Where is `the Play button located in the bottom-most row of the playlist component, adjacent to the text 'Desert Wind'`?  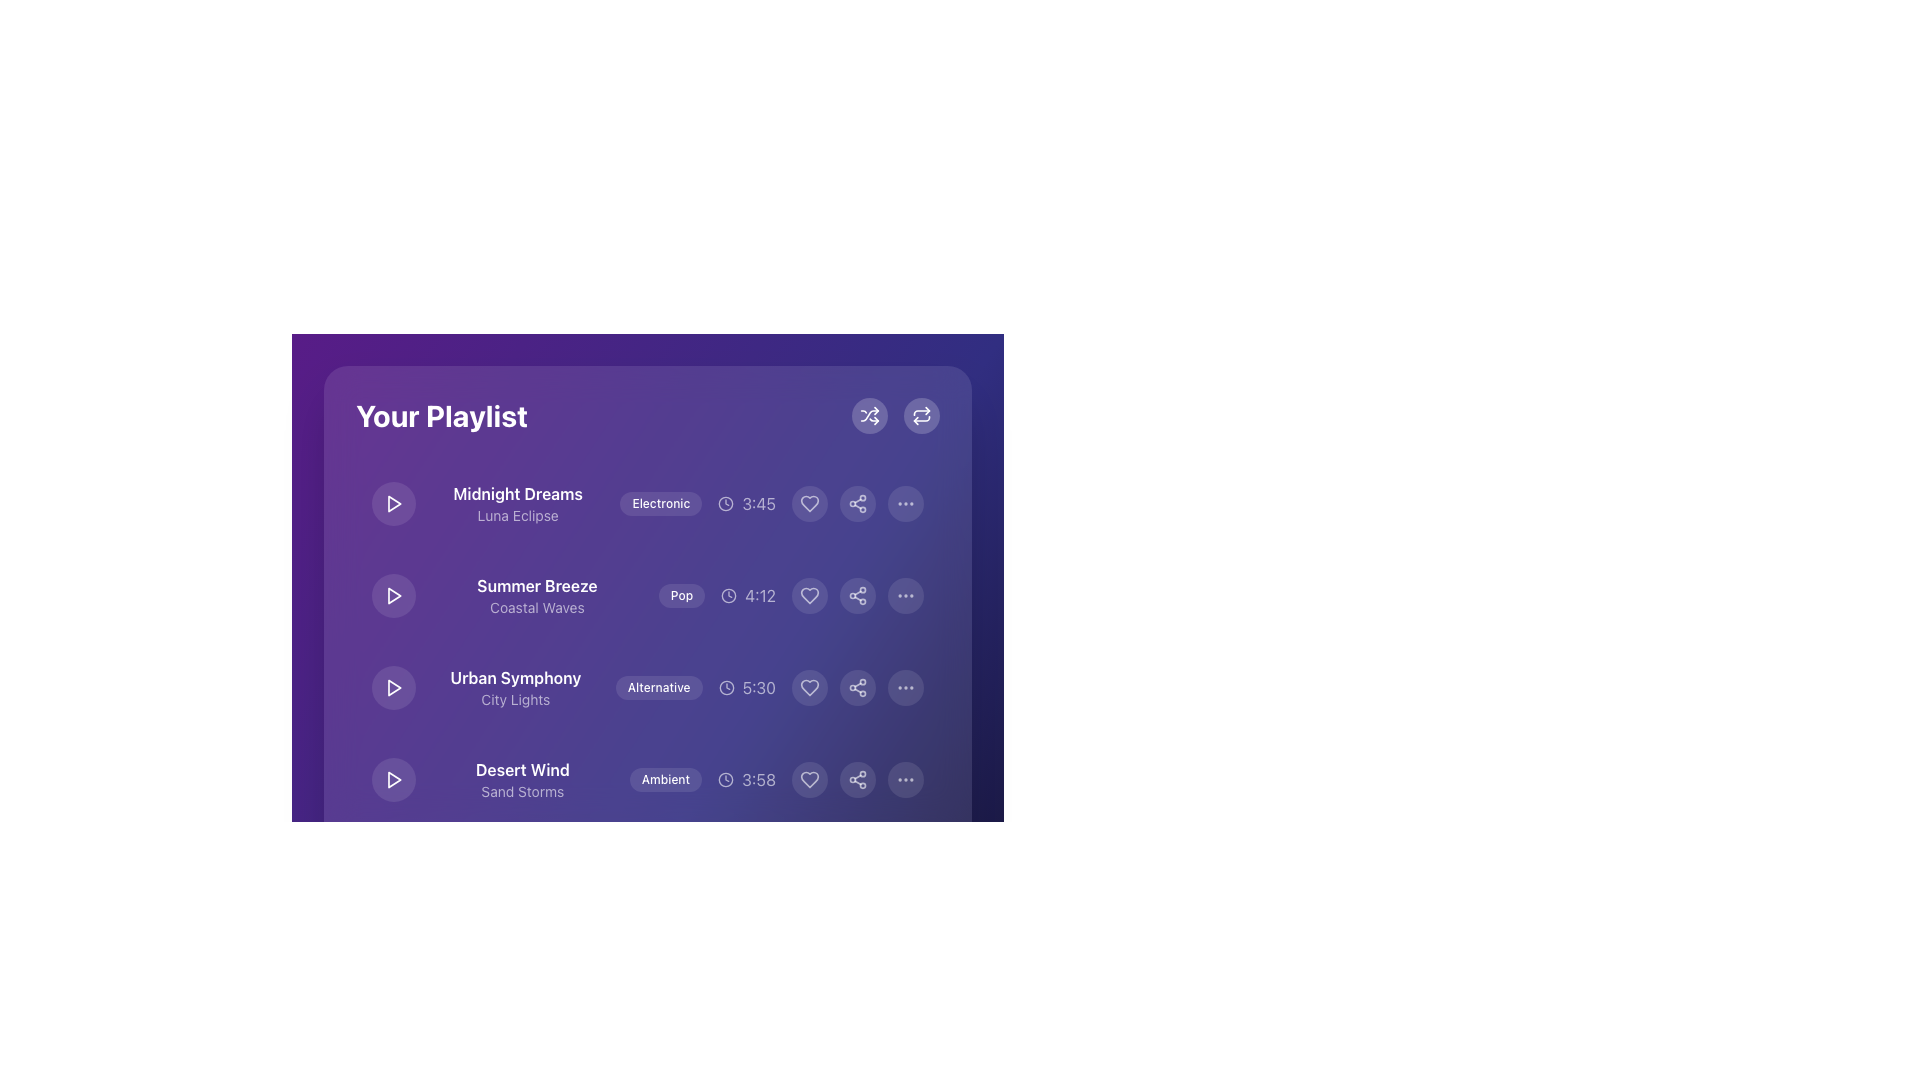
the Play button located in the bottom-most row of the playlist component, adjacent to the text 'Desert Wind' is located at coordinates (393, 778).